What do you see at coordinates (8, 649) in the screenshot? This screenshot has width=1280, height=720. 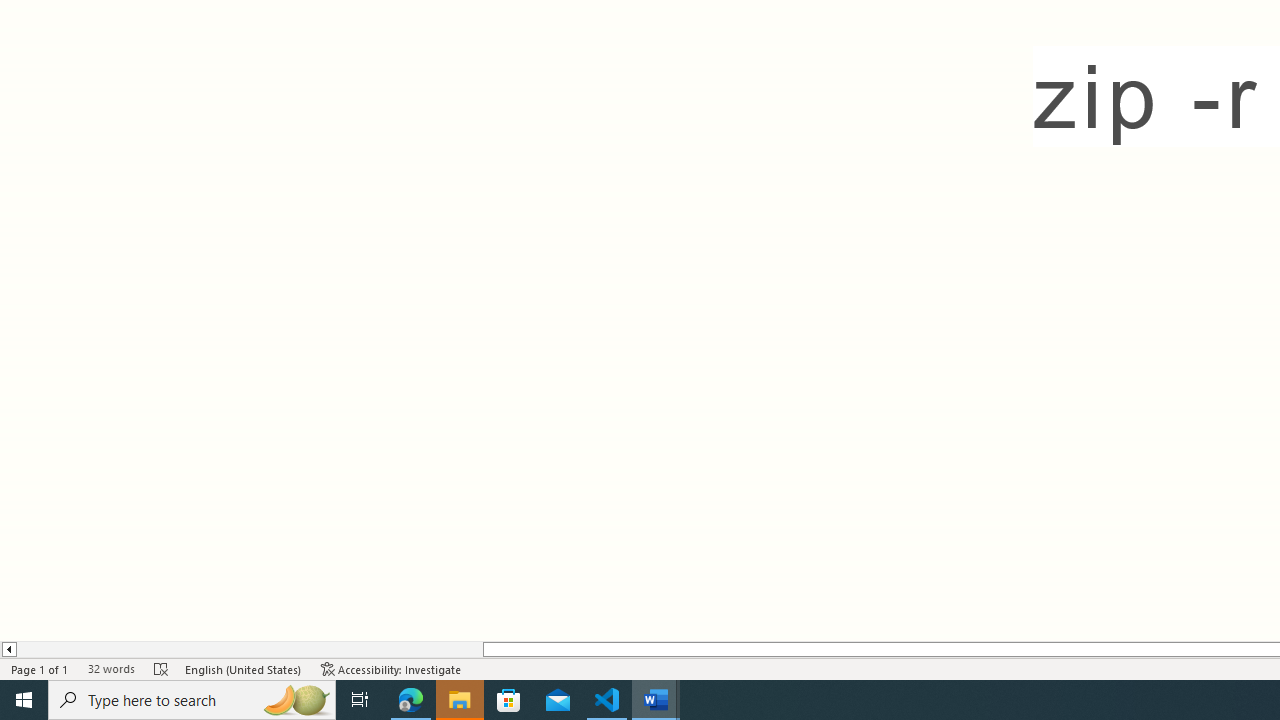 I see `'Column left'` at bounding box center [8, 649].